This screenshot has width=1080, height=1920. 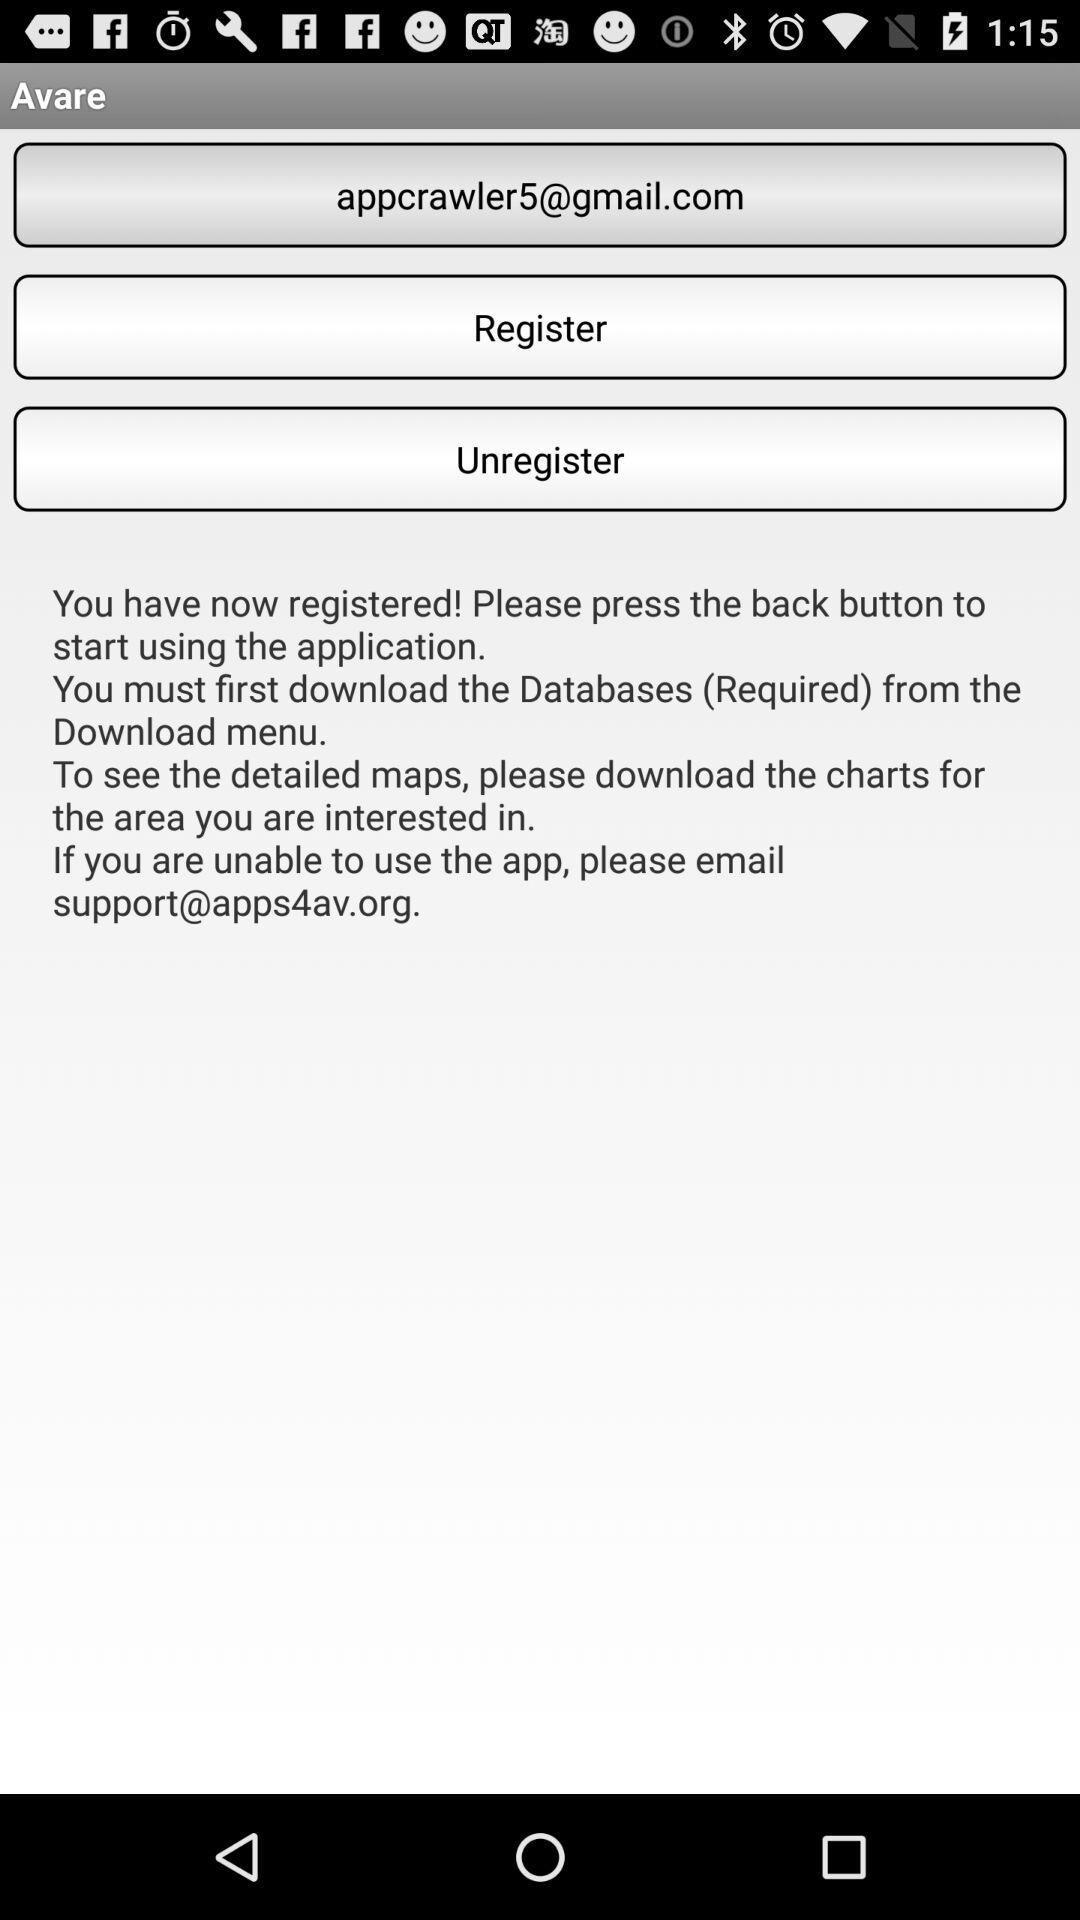 I want to click on the item below appcrawler5@gmail.com item, so click(x=540, y=326).